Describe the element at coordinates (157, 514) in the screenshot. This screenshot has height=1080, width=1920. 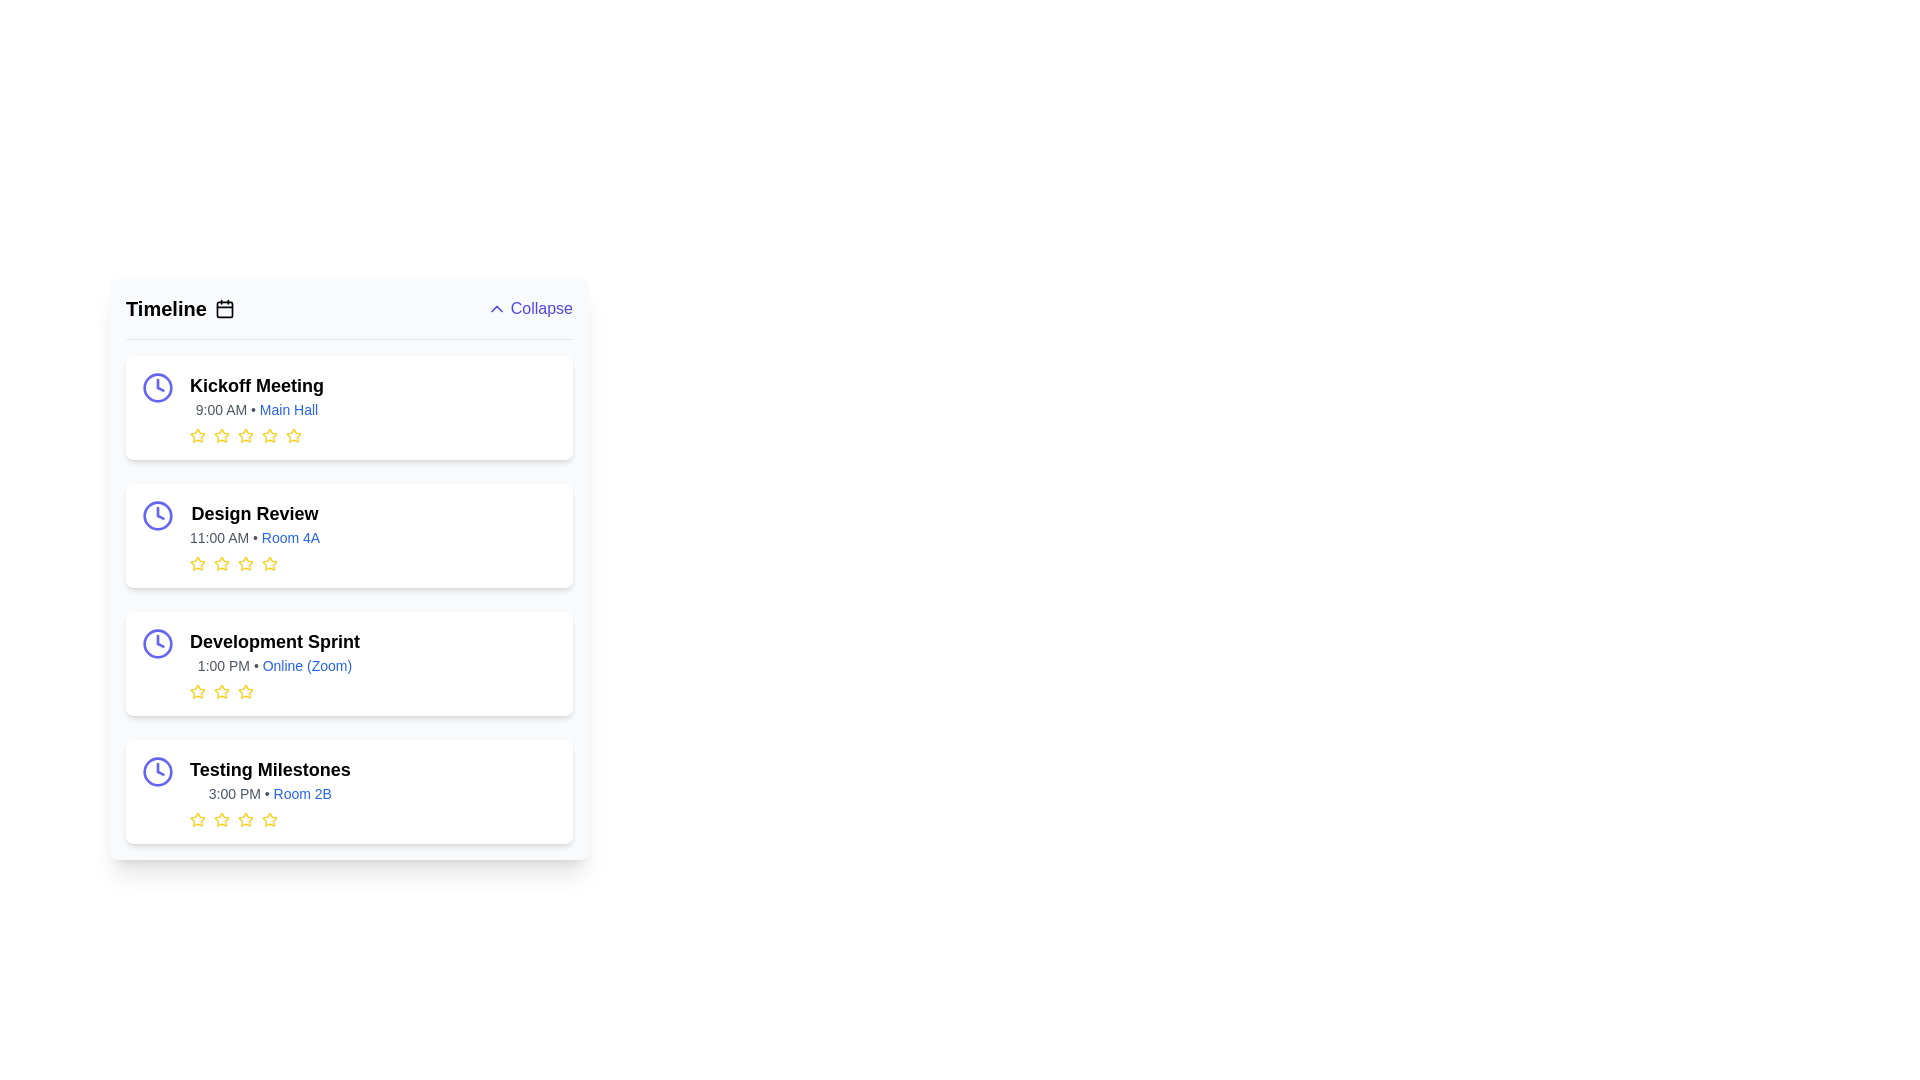
I see `the larger circular outline of the clock icon representing the 'Design Review' meeting time in the timeline` at that location.